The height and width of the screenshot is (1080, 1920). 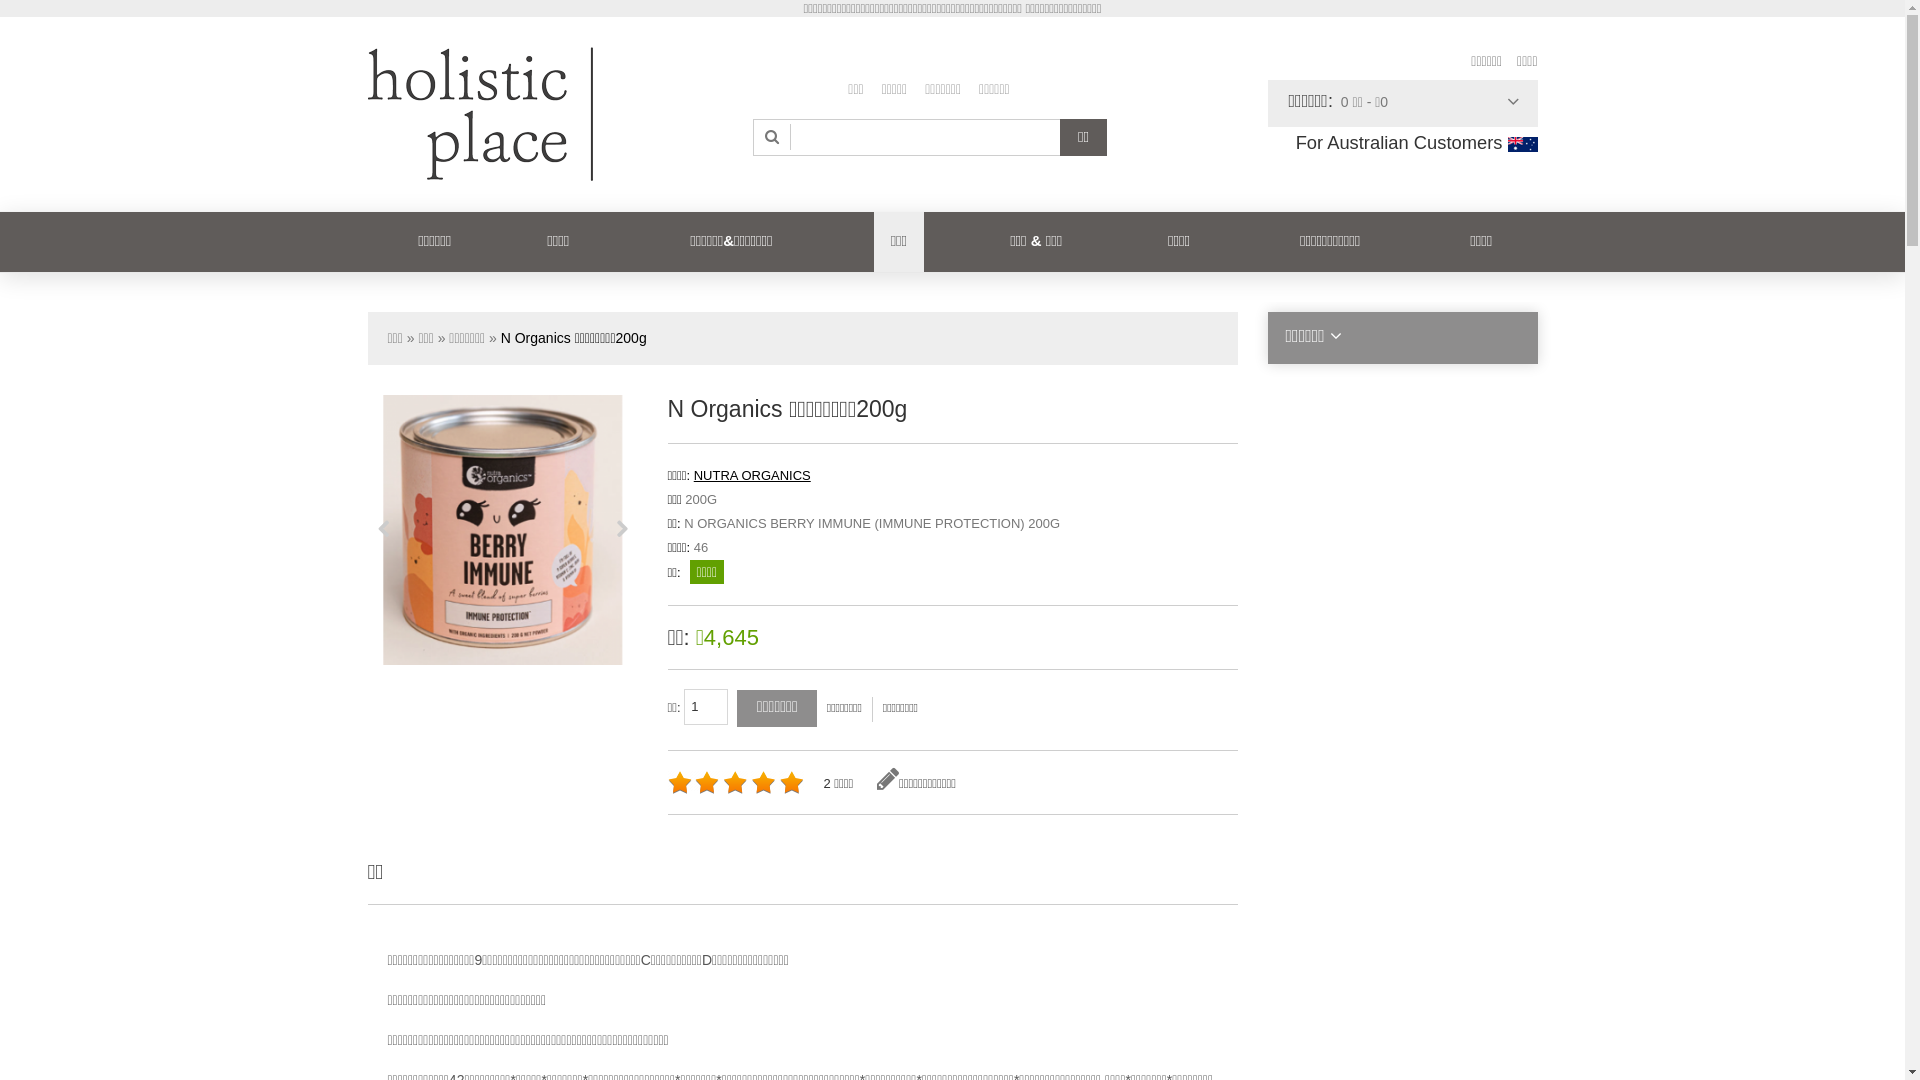 I want to click on 'NUTRA ORGANICS', so click(x=751, y=475).